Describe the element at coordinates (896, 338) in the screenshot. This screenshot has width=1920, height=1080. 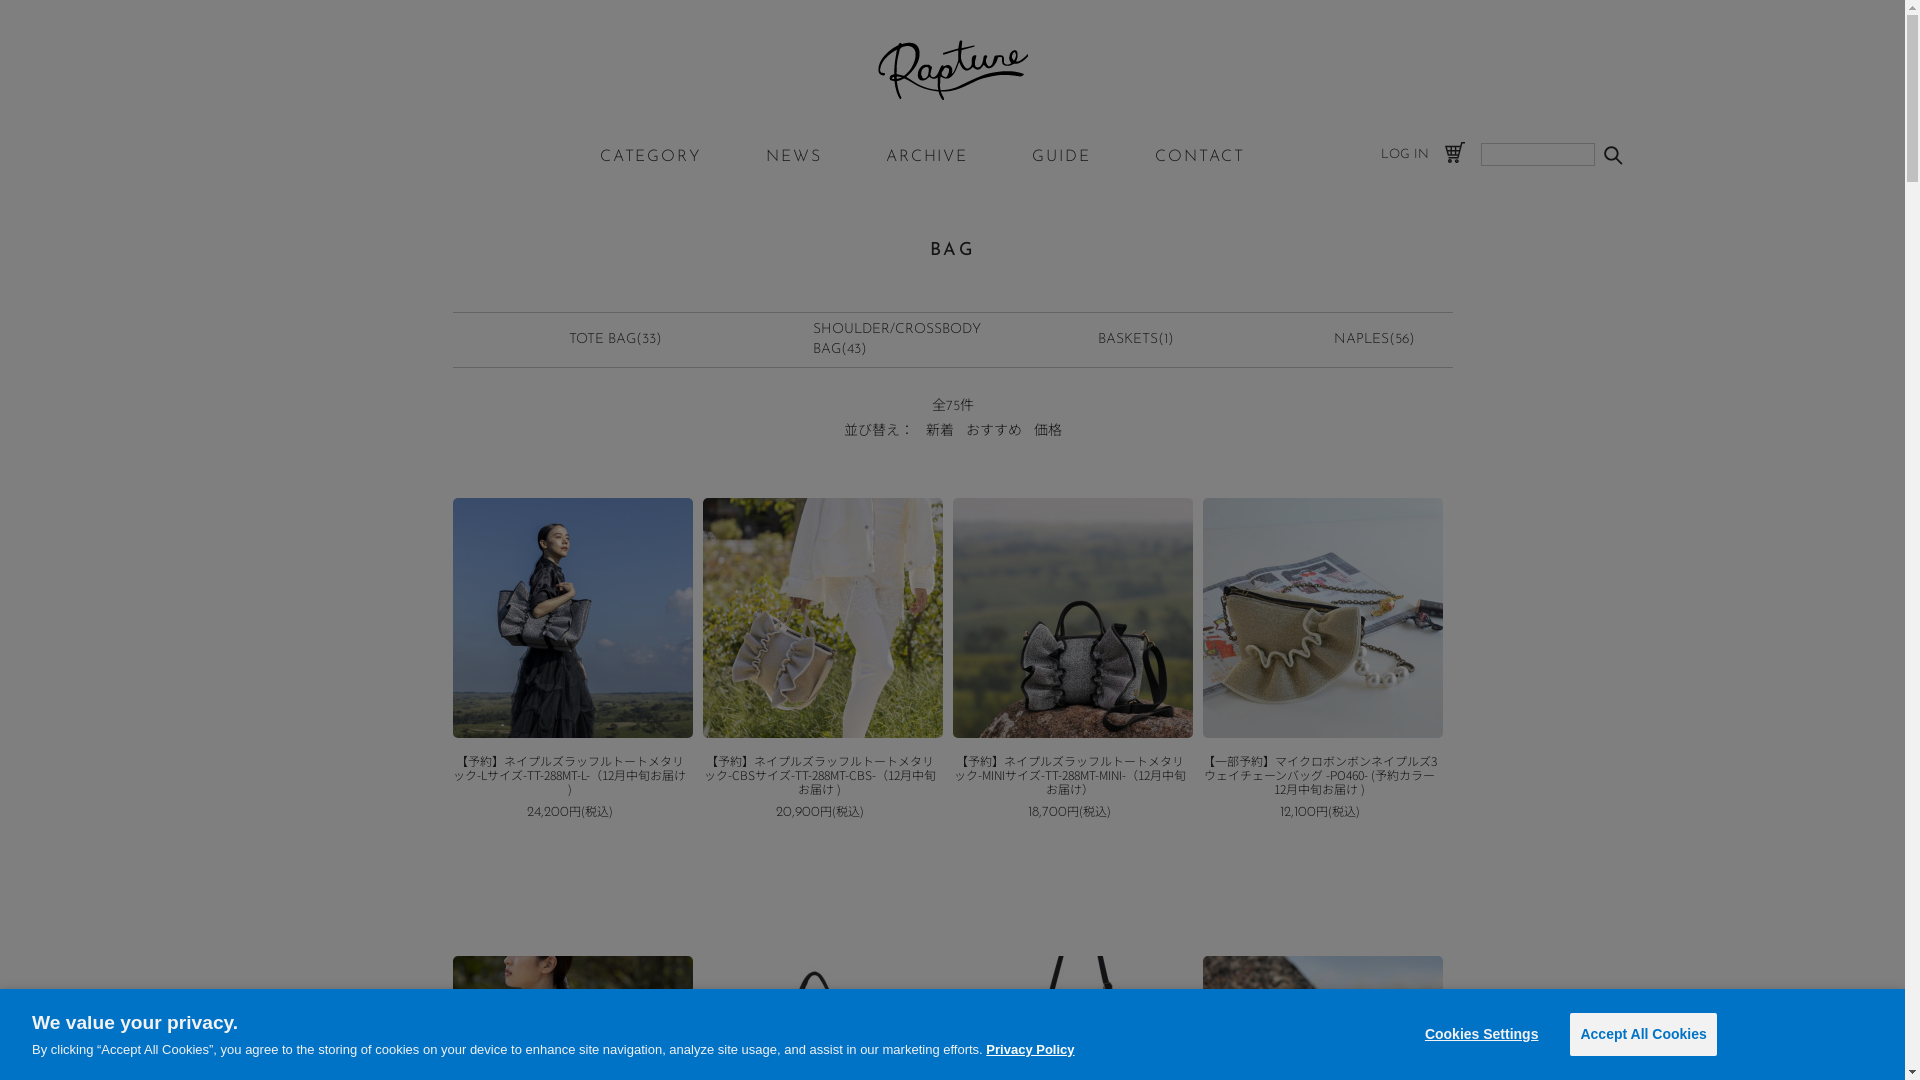
I see `'SHOULDER/CROSSBODY BAG(43)'` at that location.